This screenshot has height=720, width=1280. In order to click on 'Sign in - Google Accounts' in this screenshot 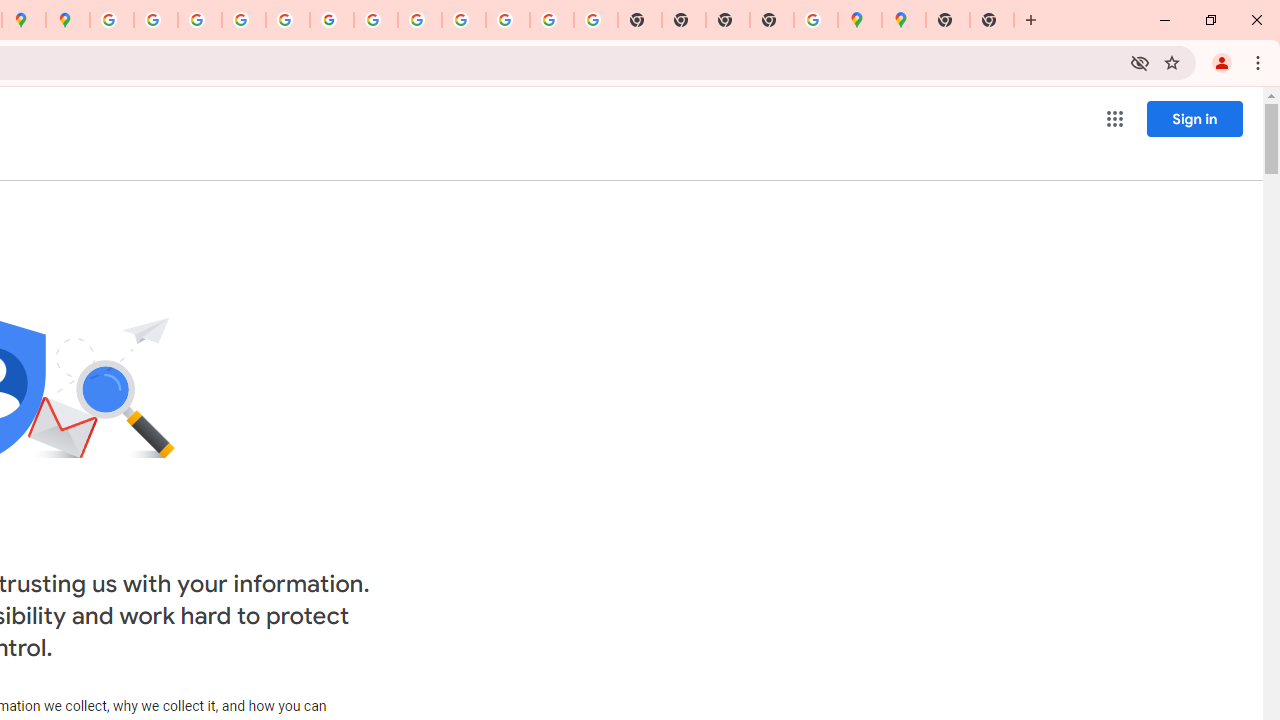, I will do `click(111, 20)`.